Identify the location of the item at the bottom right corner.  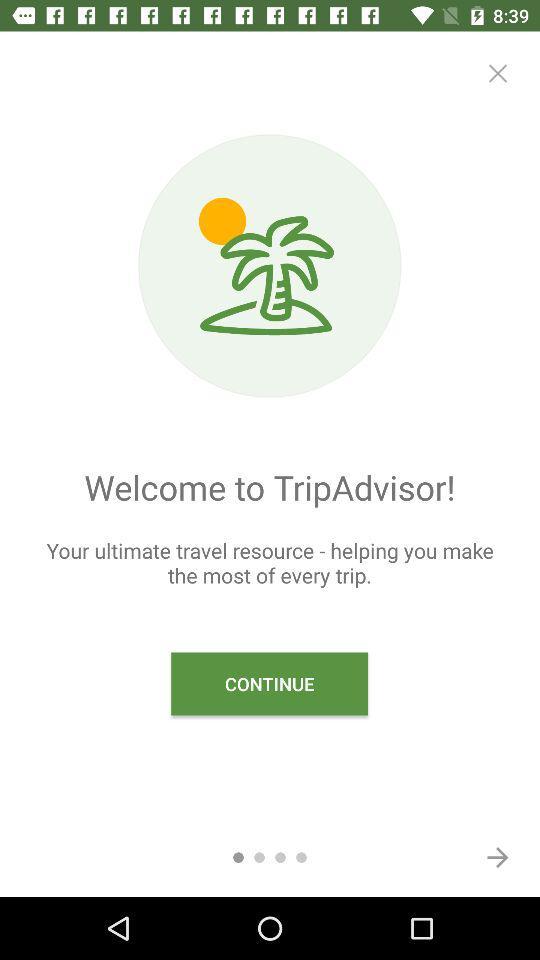
(496, 856).